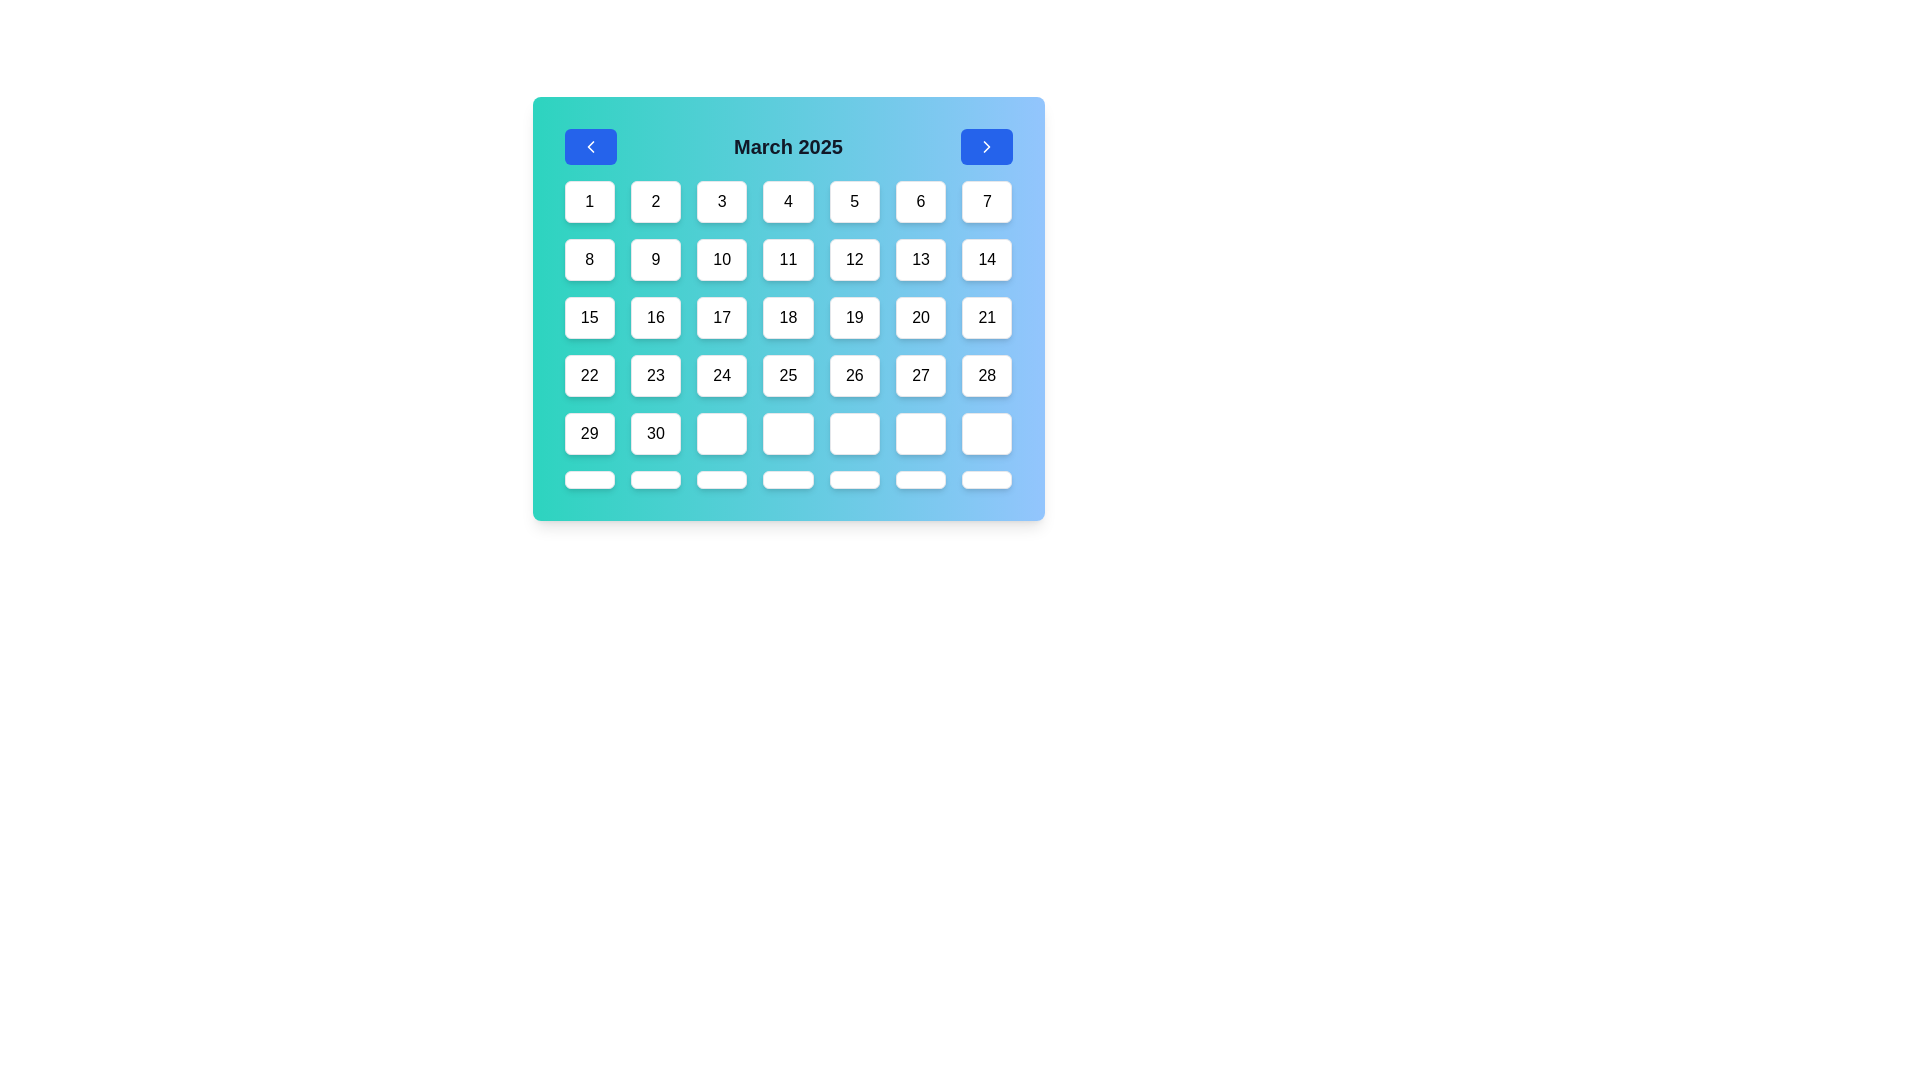  Describe the element at coordinates (787, 479) in the screenshot. I see `the visual style of the rectangular box with a smooth white background, curved border, and subtle shadow effect, located in the bottommost row, fourth from the left in a grid layout` at that location.